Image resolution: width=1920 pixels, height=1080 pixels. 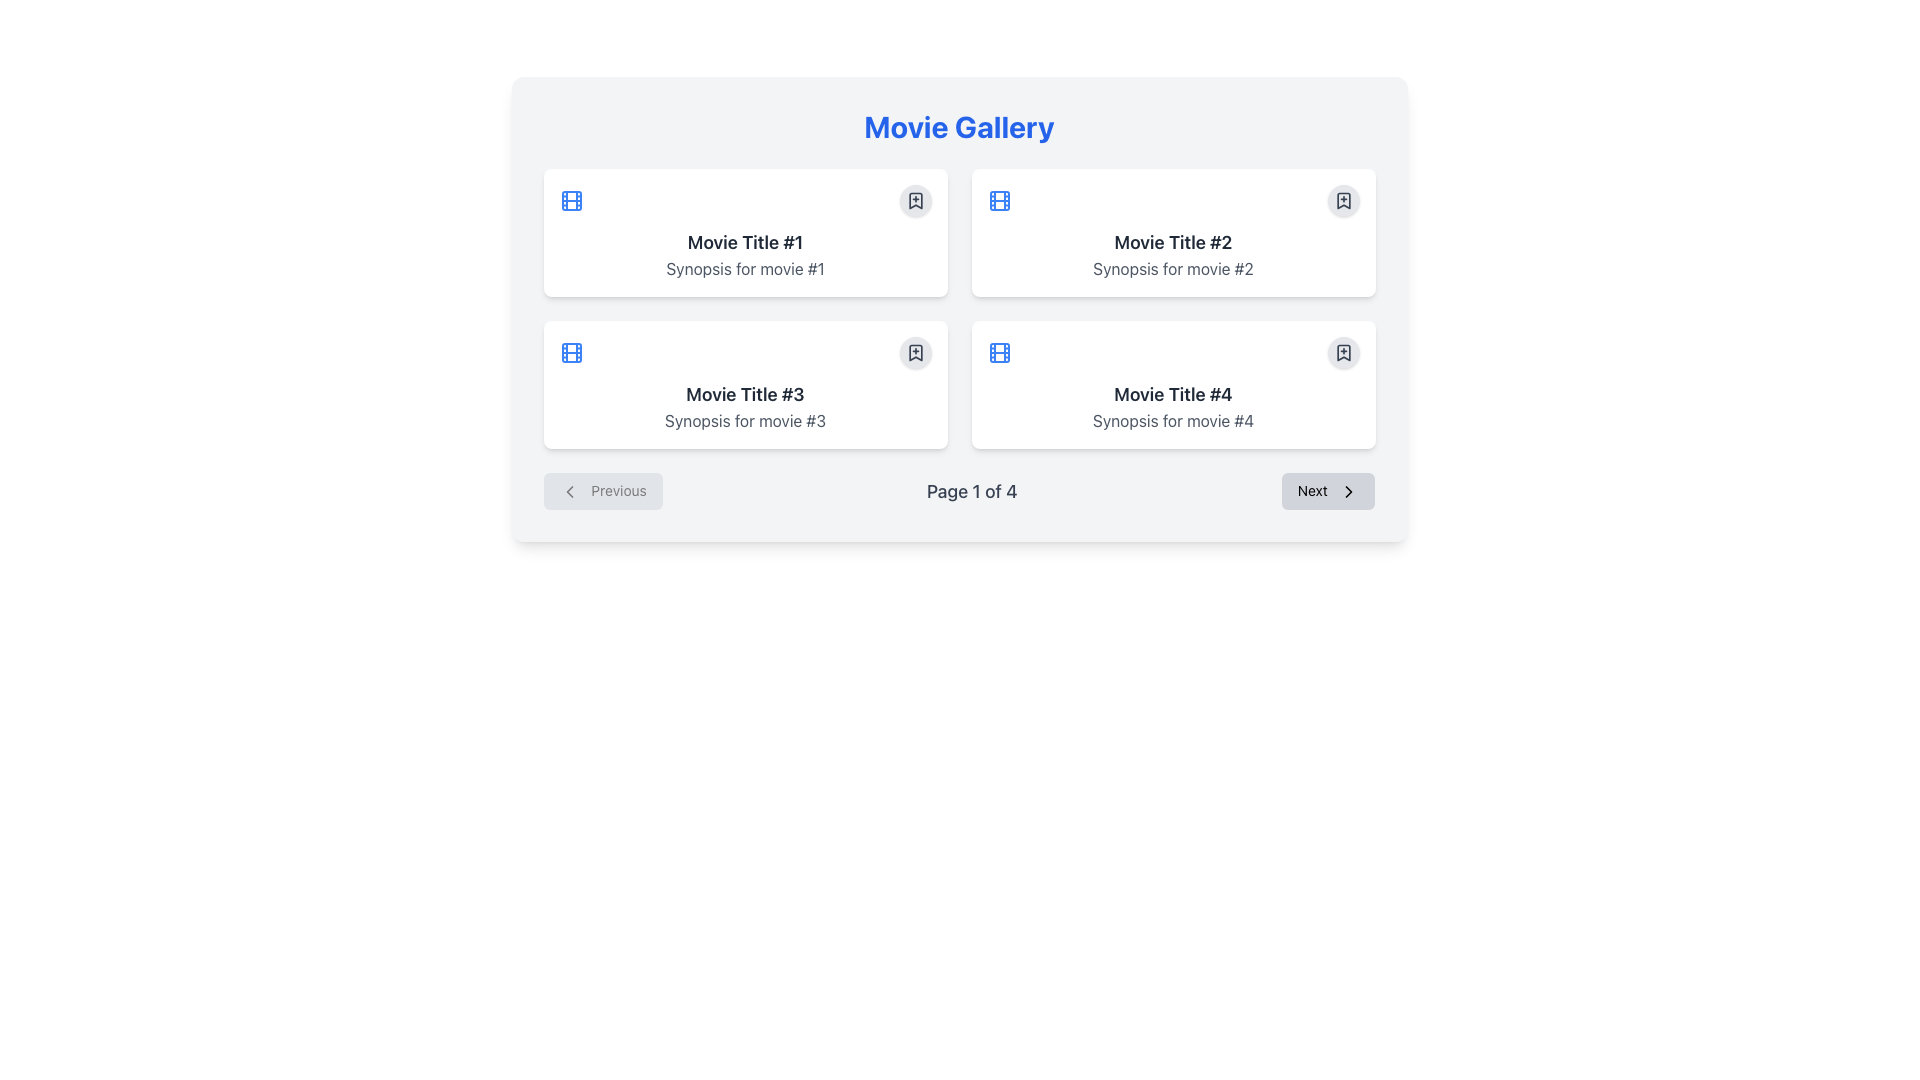 What do you see at coordinates (570, 200) in the screenshot?
I see `the movie icon representing 'Movie Title #1' by moving the cursor to it` at bounding box center [570, 200].